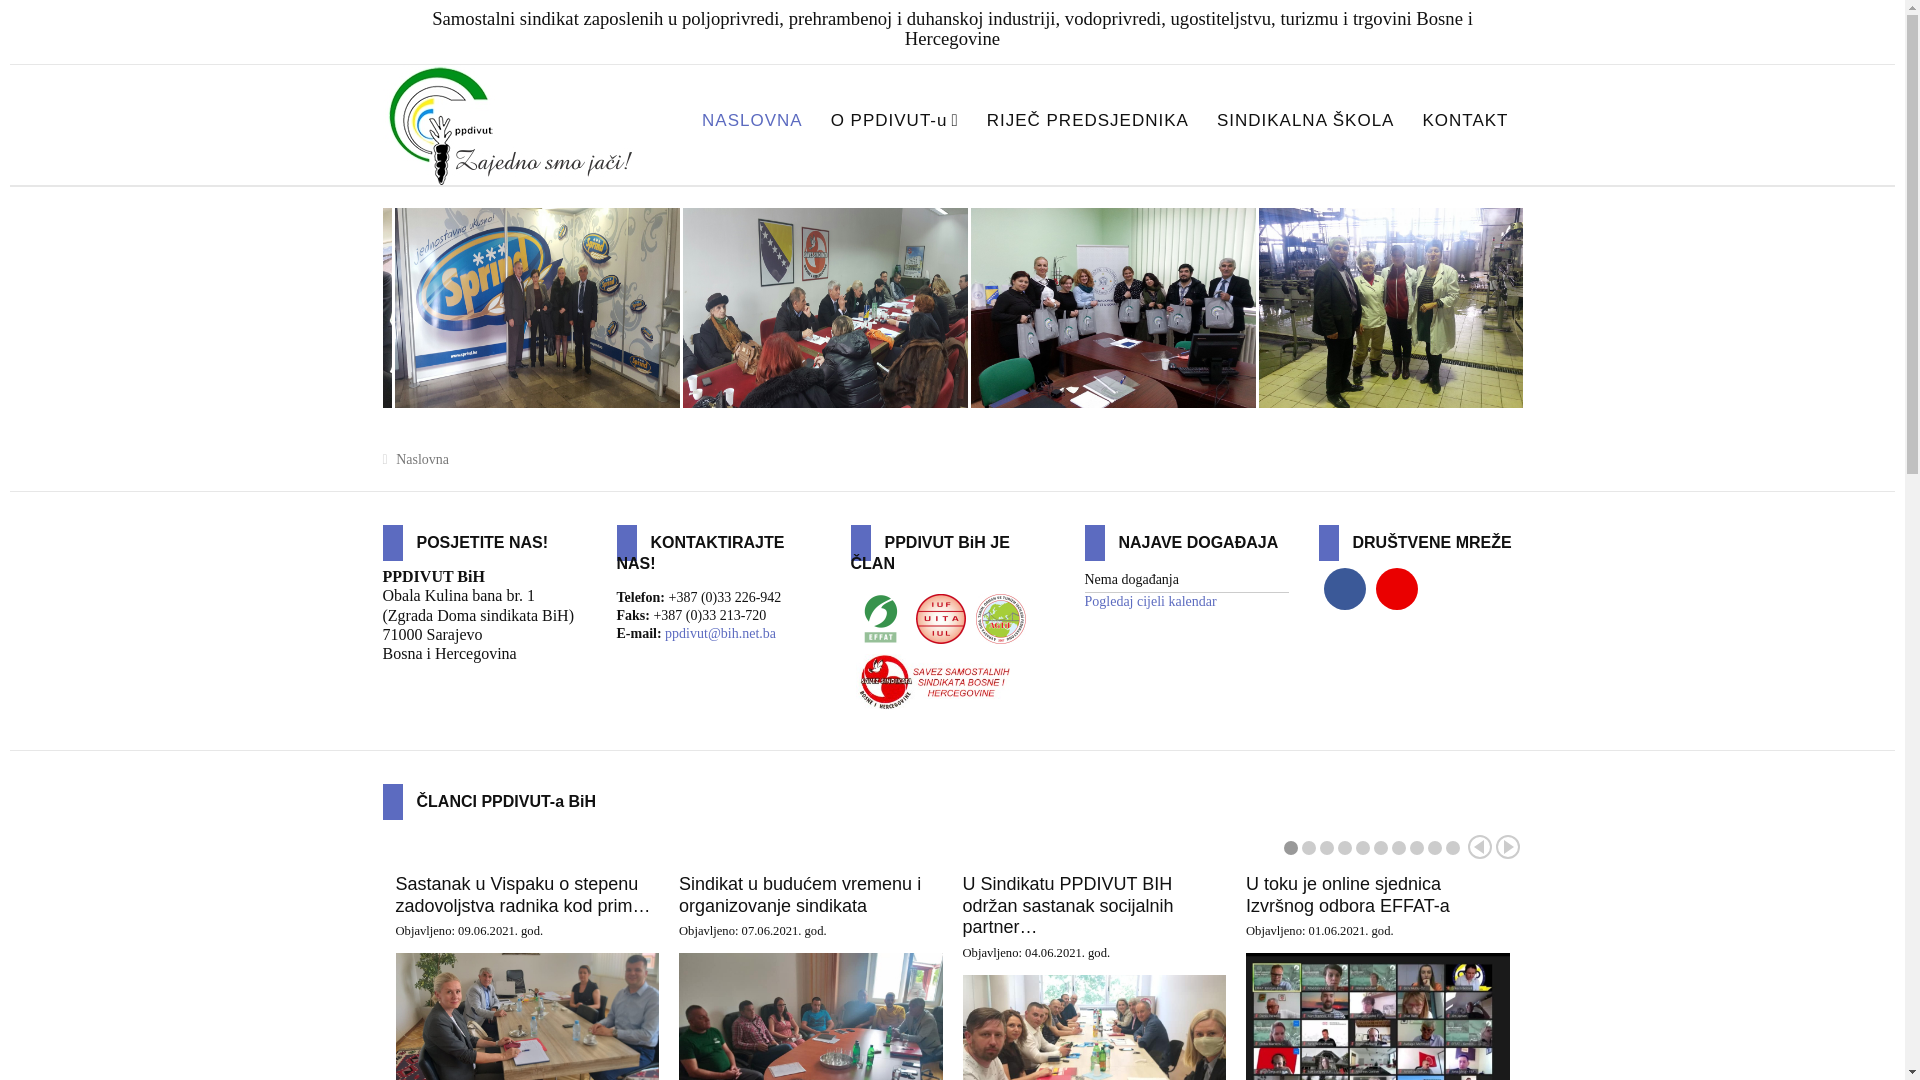  Describe the element at coordinates (1344, 848) in the screenshot. I see `'4'` at that location.